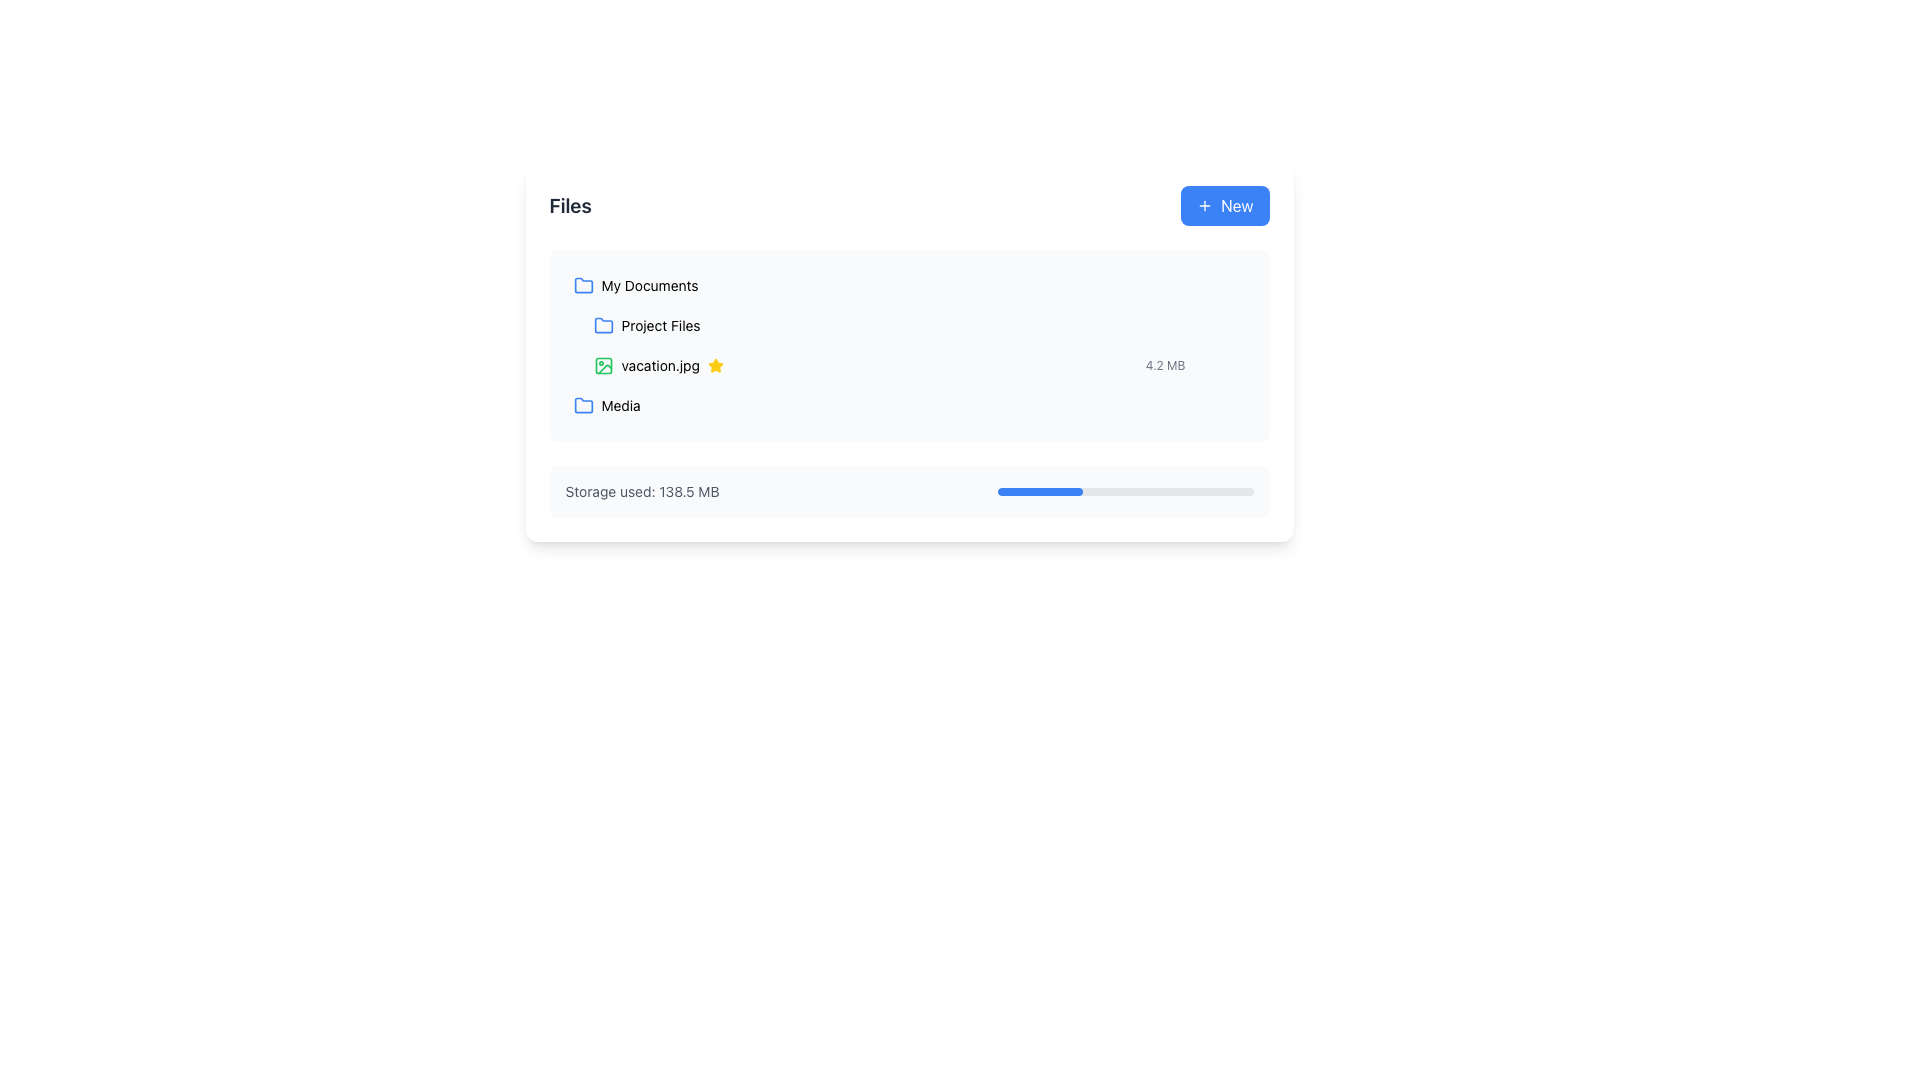 The width and height of the screenshot is (1920, 1080). Describe the element at coordinates (1204, 405) in the screenshot. I see `the download button located on the right side of the file list section, aligned with the 'vacation.jpg' file entry to change its styling` at that location.